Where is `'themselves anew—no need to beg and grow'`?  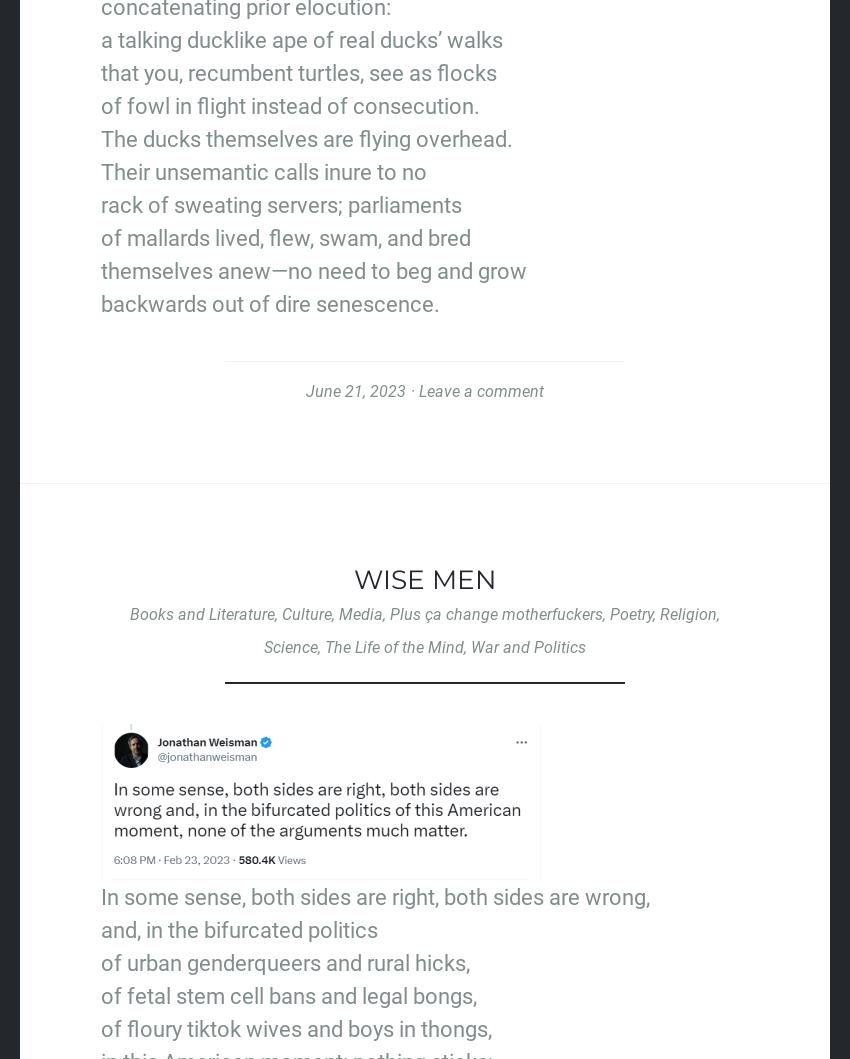 'themselves anew—no need to beg and grow' is located at coordinates (313, 271).